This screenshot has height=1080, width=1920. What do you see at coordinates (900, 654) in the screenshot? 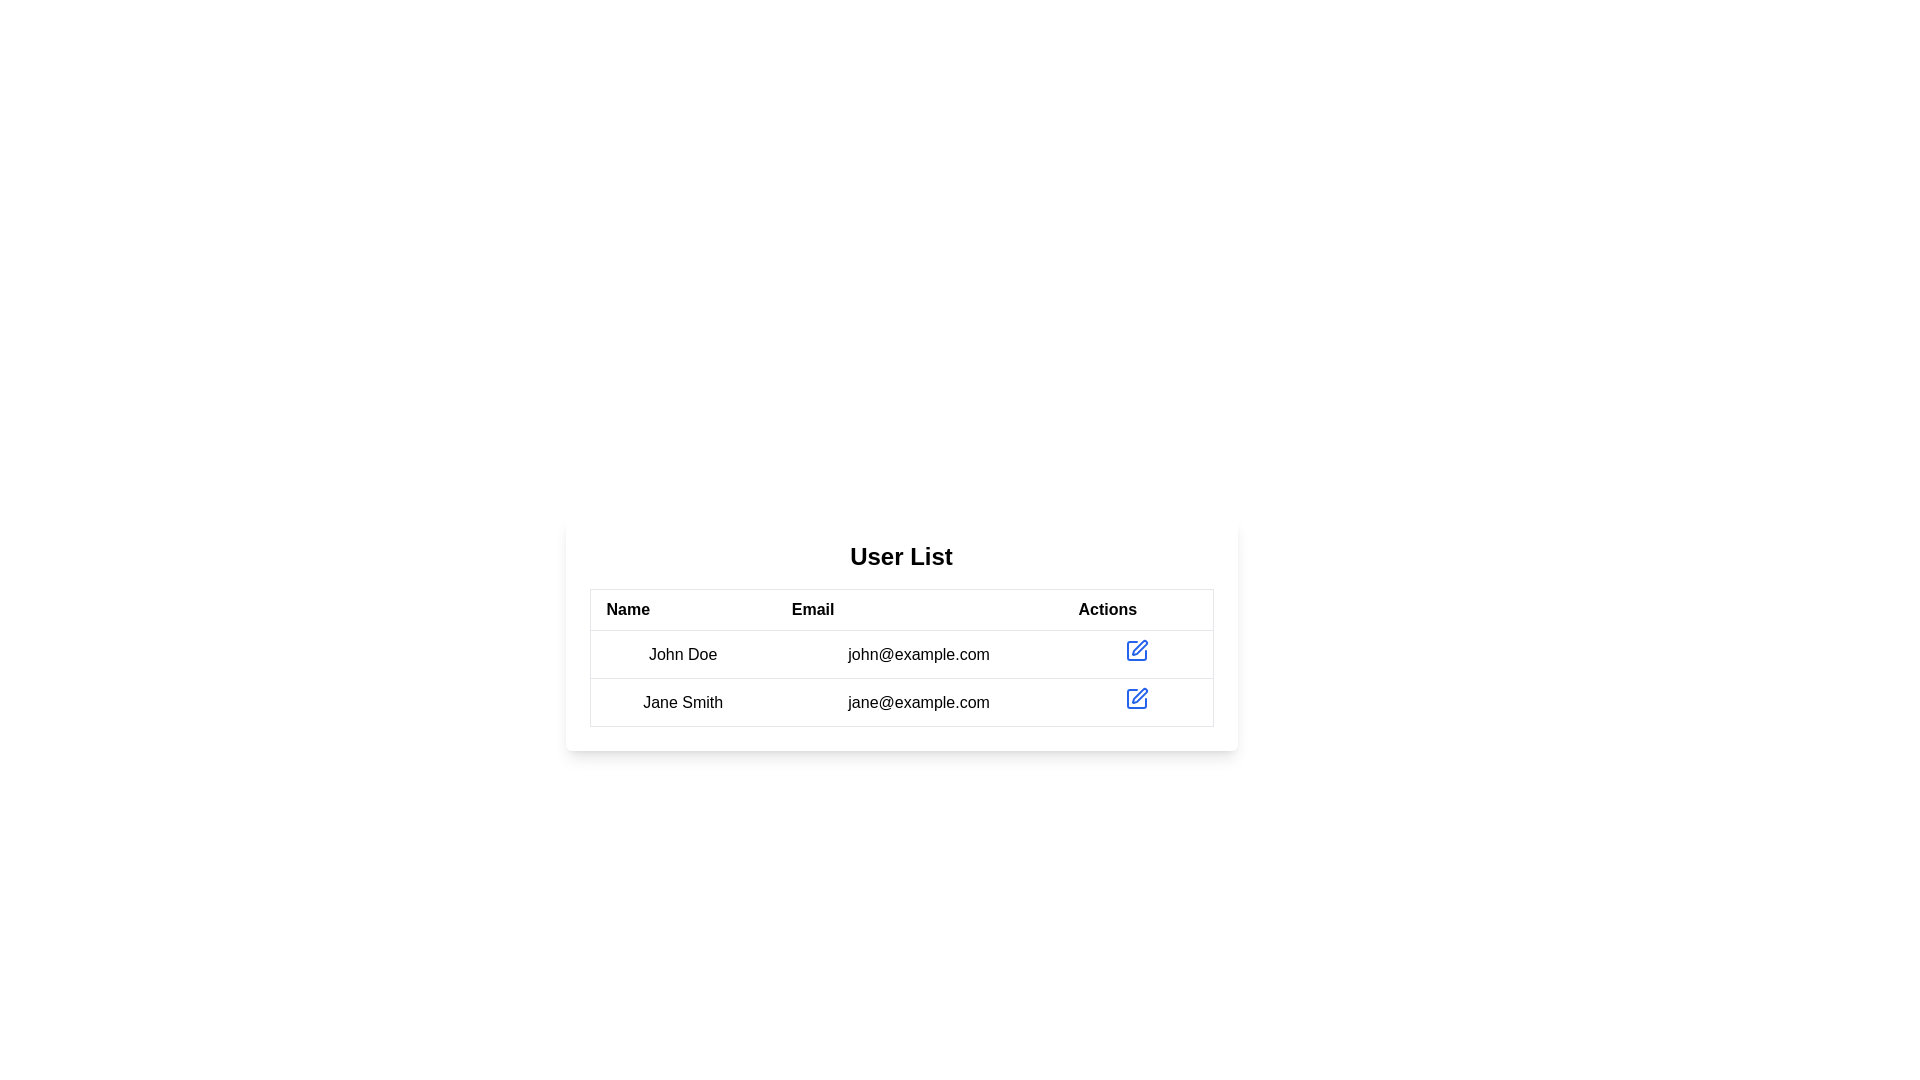
I see `the row containing the name 'John Doe' and email 'john@example.com' for further actions` at bounding box center [900, 654].